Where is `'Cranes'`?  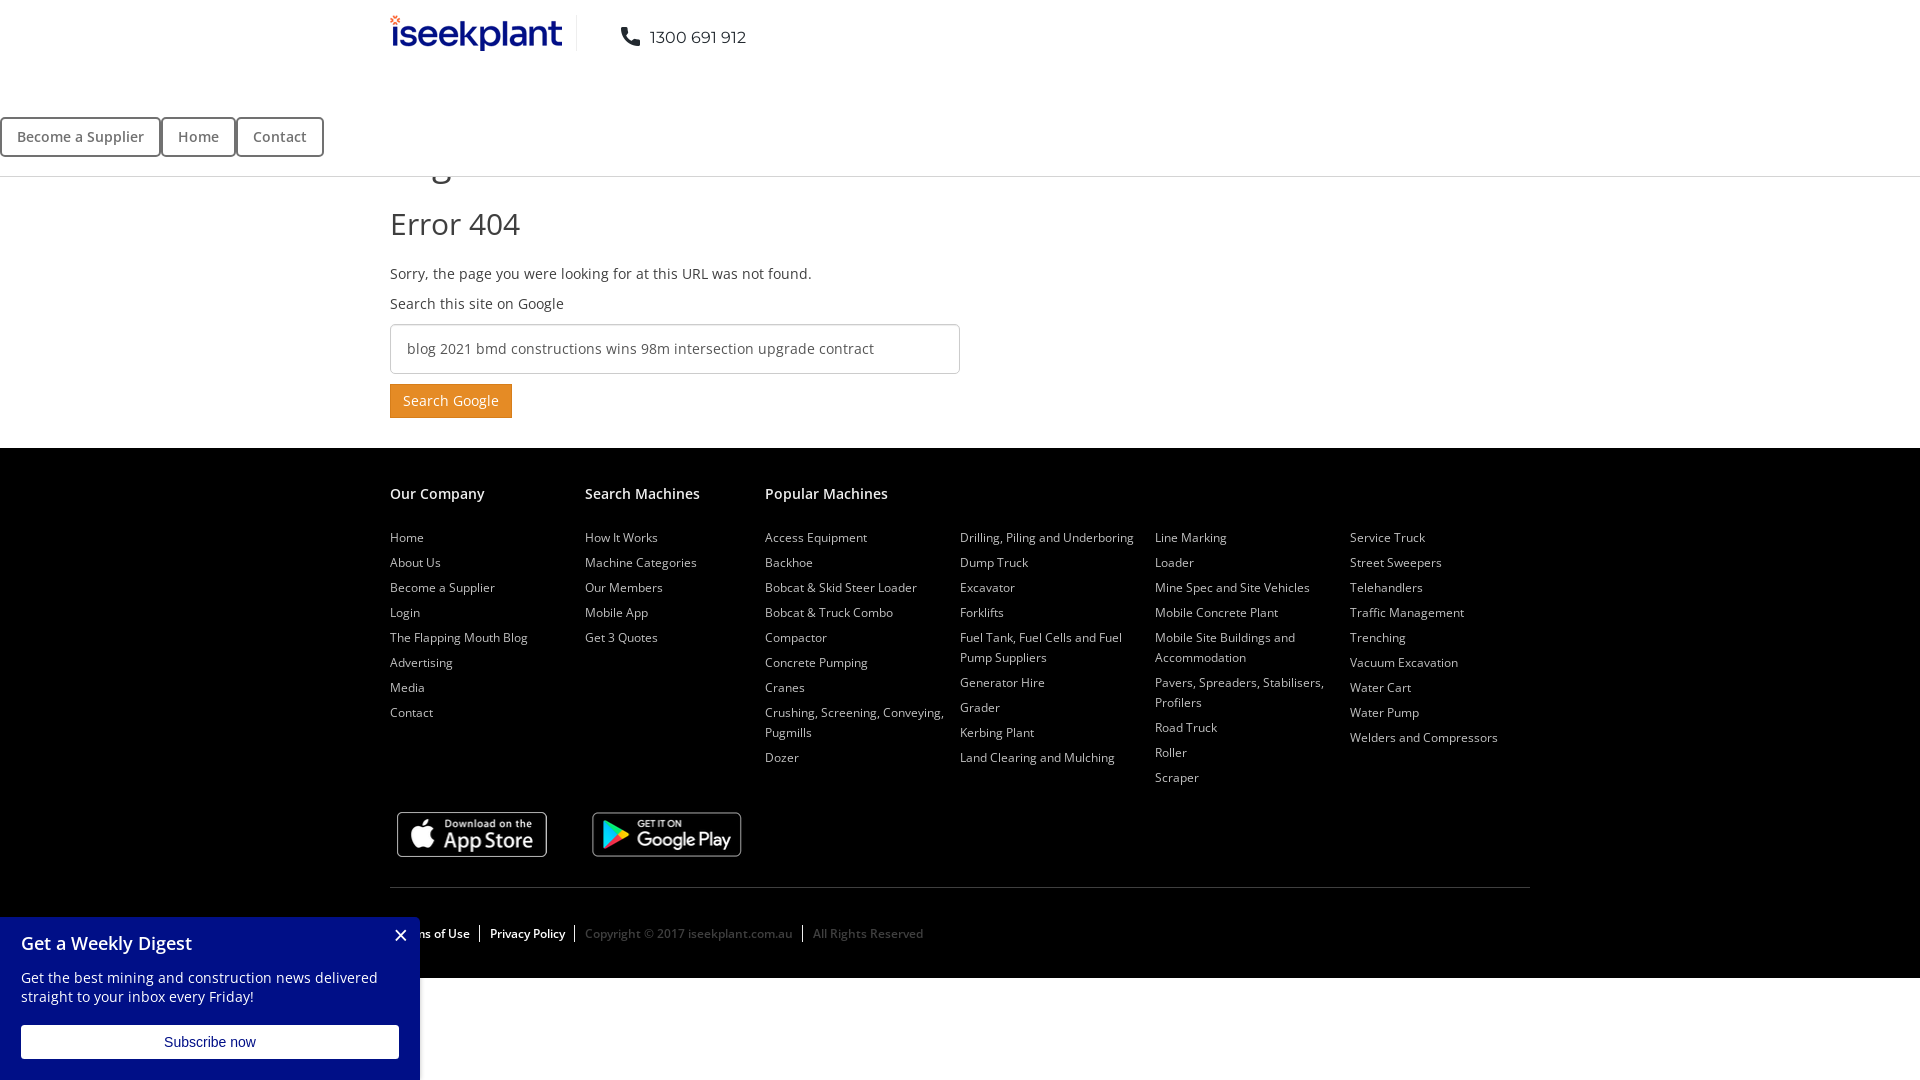
'Cranes' is located at coordinates (784, 686).